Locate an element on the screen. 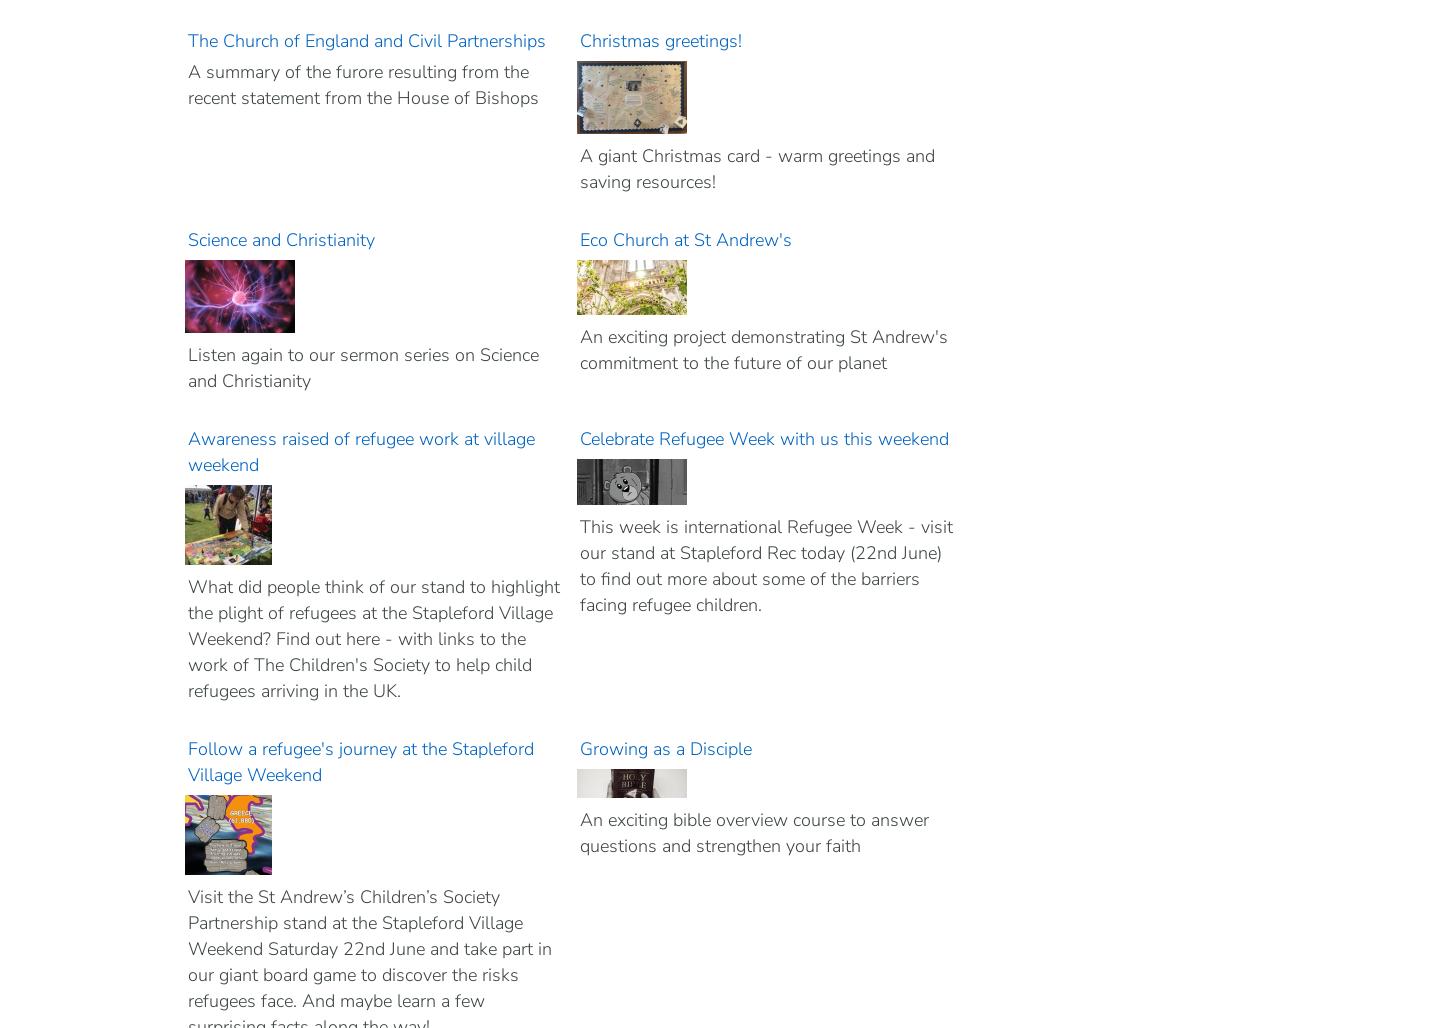  'Growing as a Disciple' is located at coordinates (579, 748).